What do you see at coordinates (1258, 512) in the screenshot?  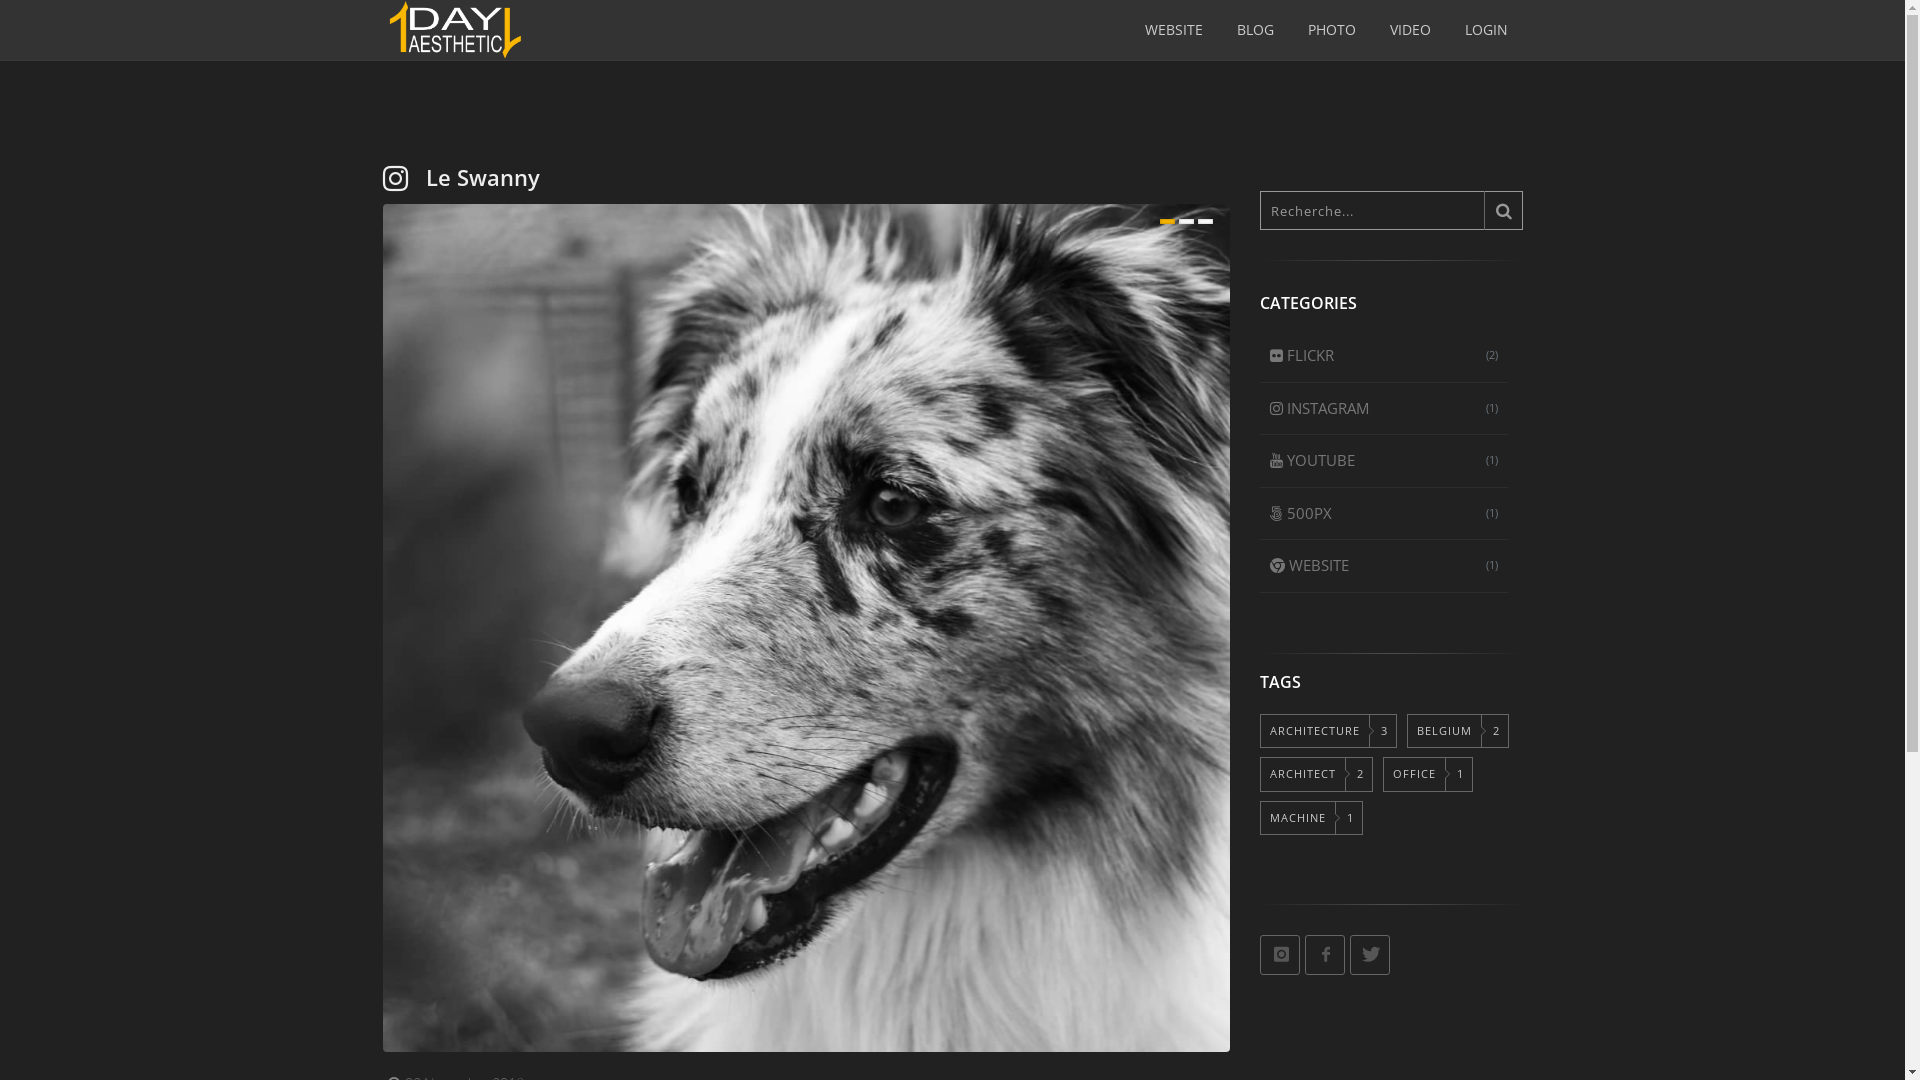 I see `'(1)` at bounding box center [1258, 512].